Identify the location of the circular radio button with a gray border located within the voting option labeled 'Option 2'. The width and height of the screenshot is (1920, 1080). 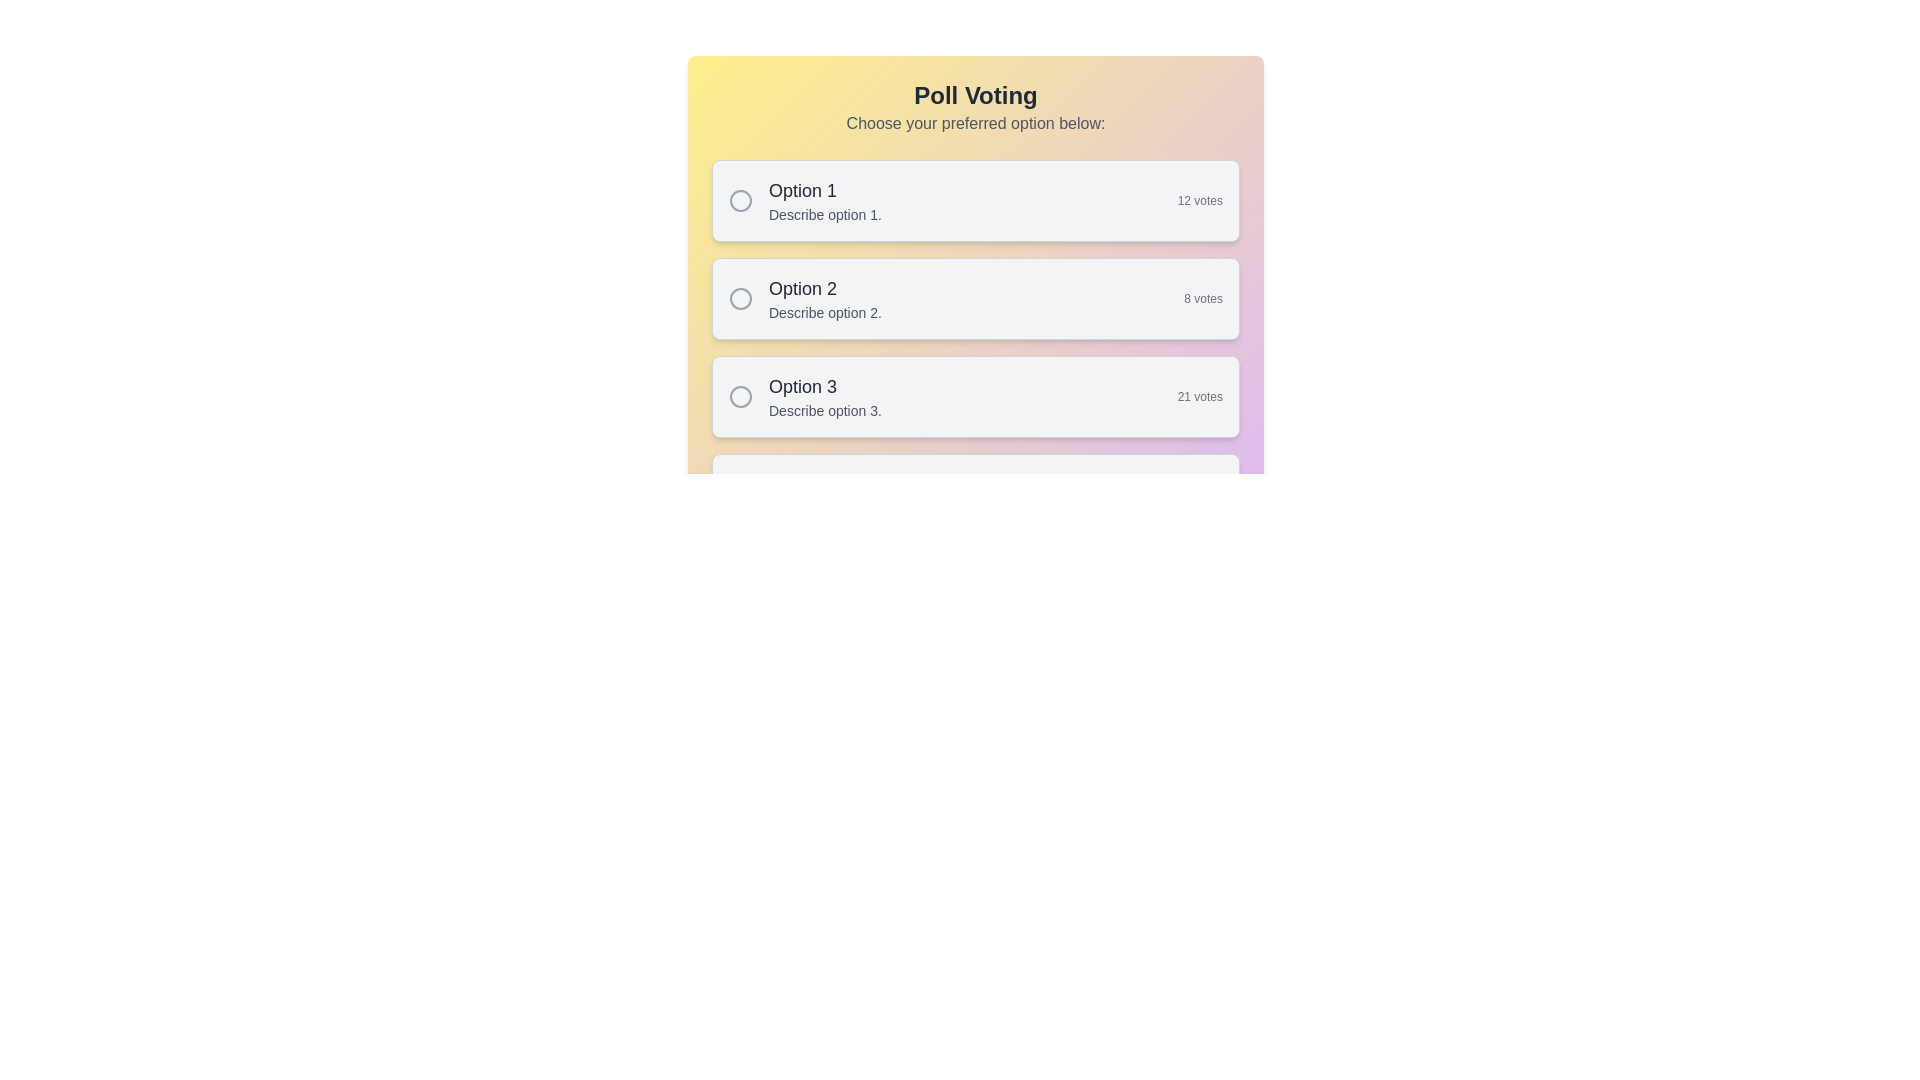
(739, 299).